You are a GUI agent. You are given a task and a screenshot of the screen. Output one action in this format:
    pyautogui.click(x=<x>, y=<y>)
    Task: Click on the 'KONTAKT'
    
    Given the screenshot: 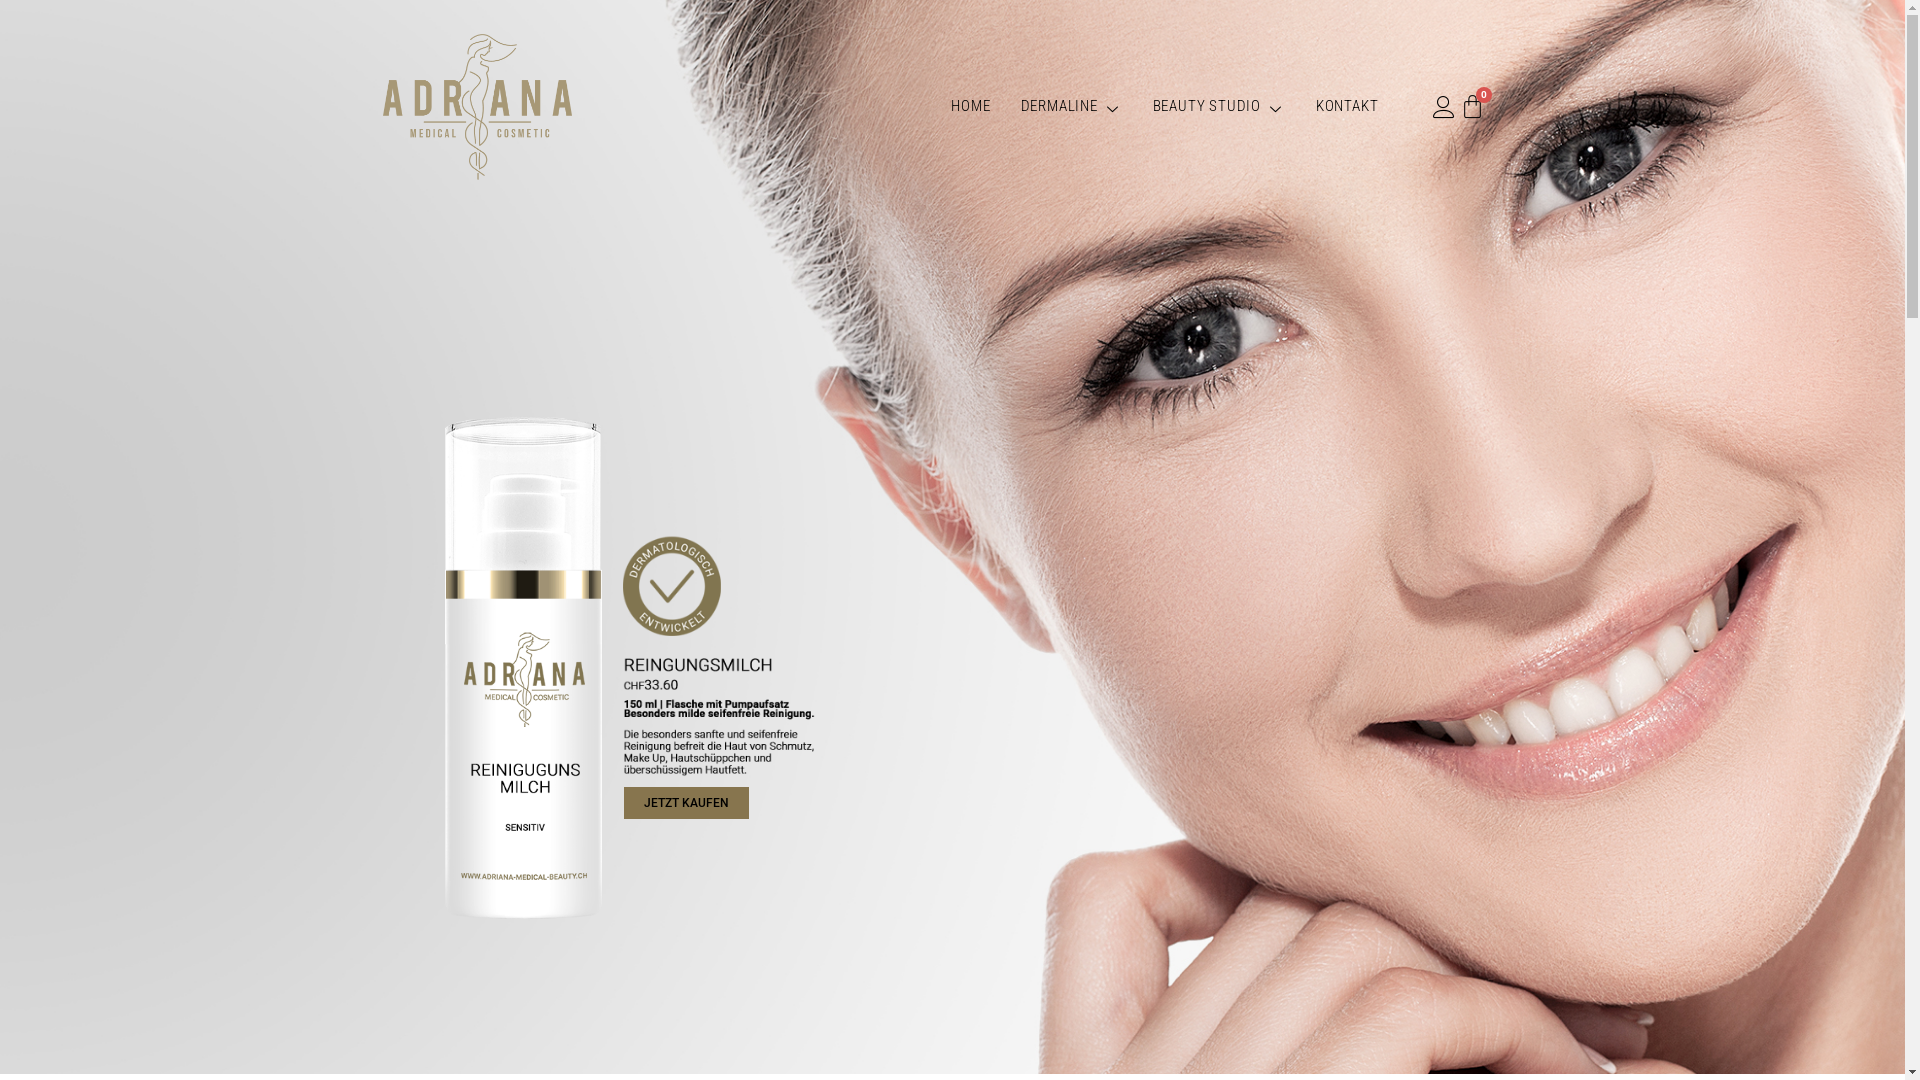 What is the action you would take?
    pyautogui.click(x=1300, y=106)
    